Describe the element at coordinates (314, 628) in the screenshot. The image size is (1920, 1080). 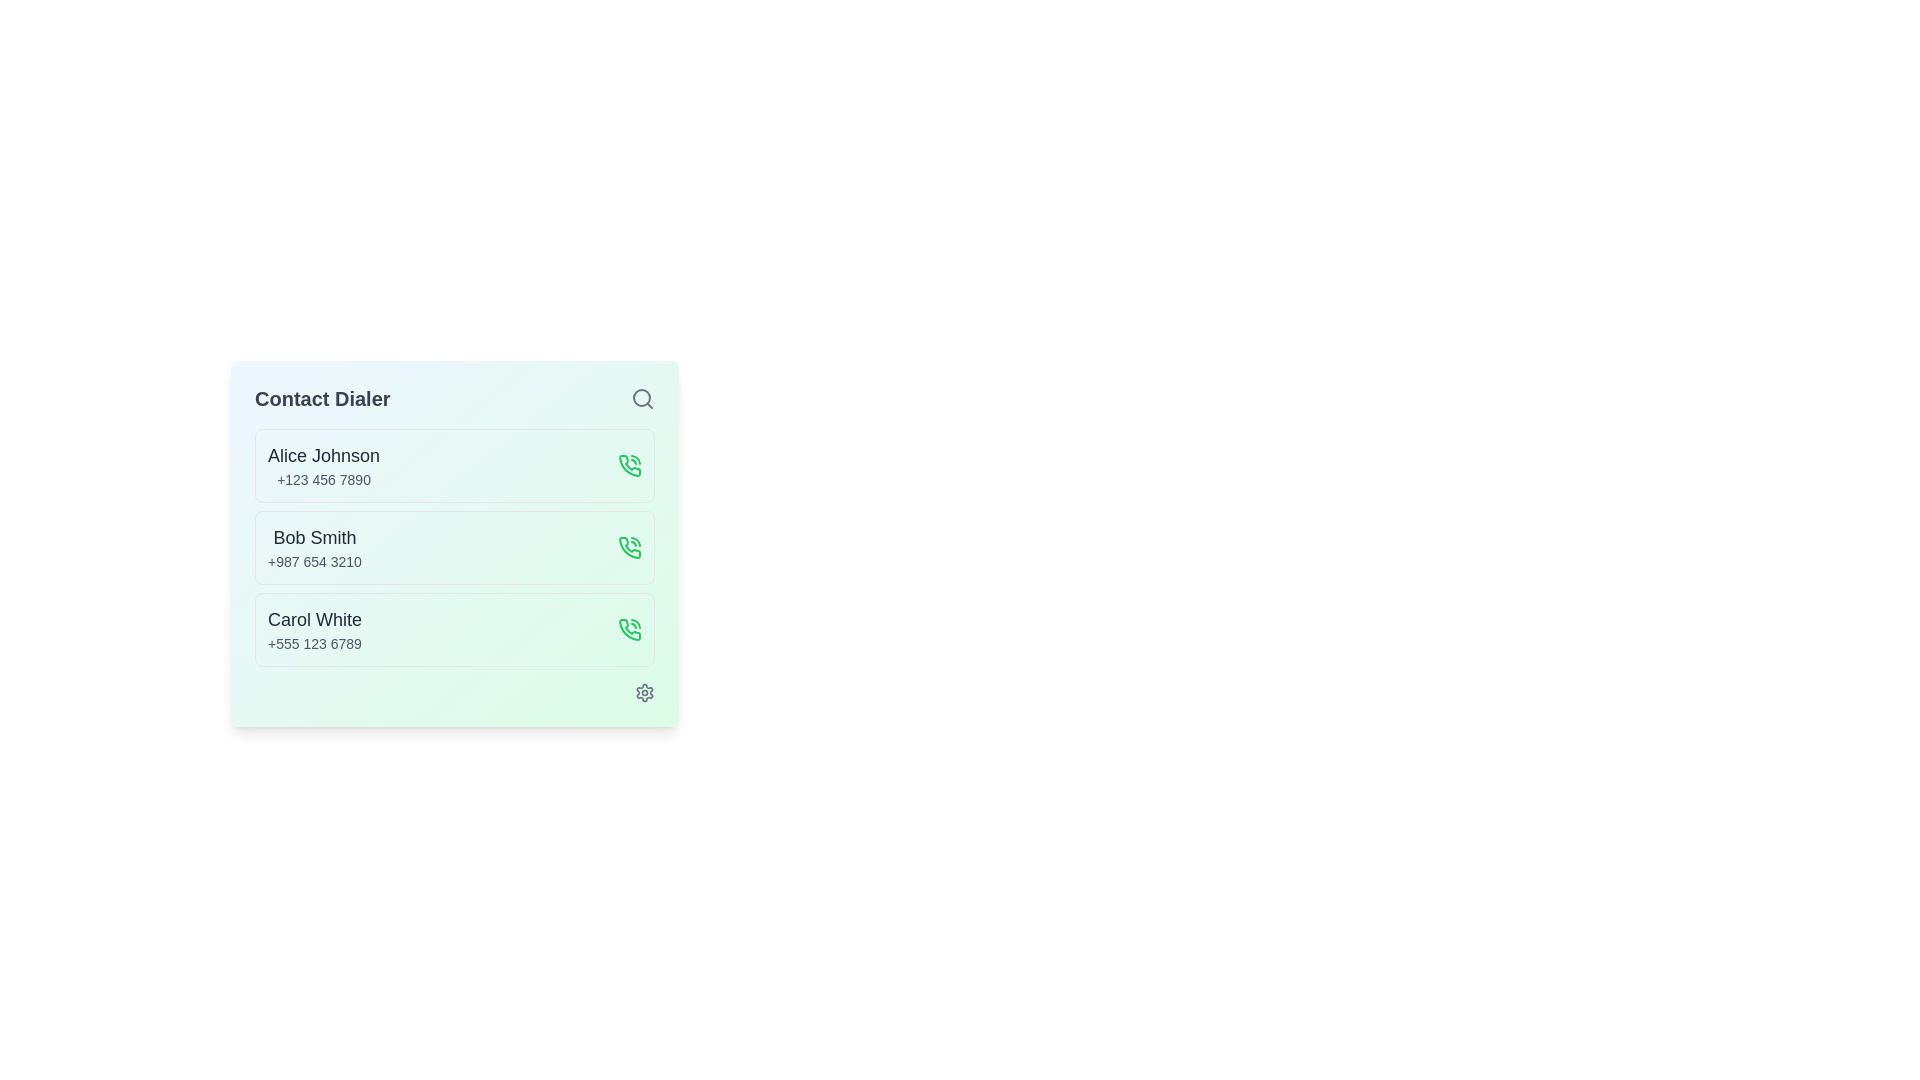
I see `the third contact entry` at that location.